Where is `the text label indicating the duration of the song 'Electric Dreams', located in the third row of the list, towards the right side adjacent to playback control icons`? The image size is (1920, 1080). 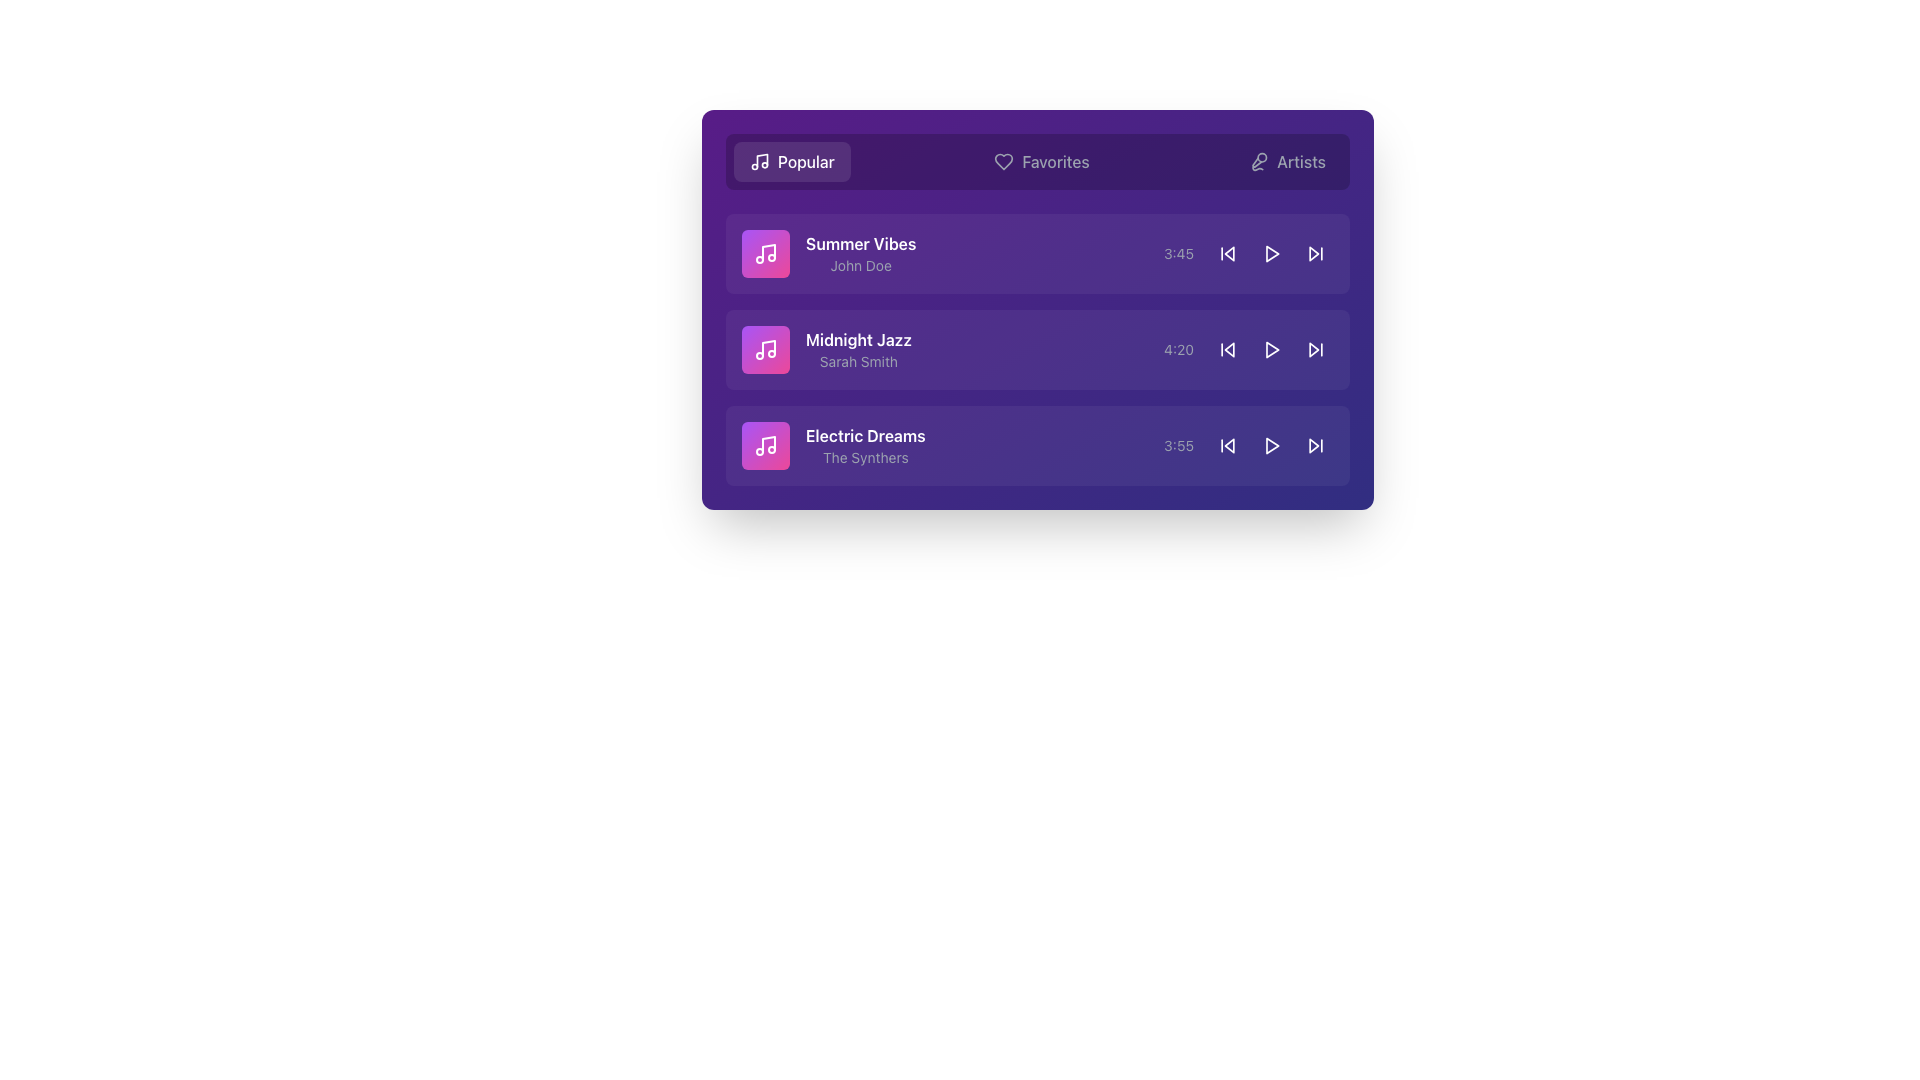 the text label indicating the duration of the song 'Electric Dreams', located in the third row of the list, towards the right side adjacent to playback control icons is located at coordinates (1179, 445).